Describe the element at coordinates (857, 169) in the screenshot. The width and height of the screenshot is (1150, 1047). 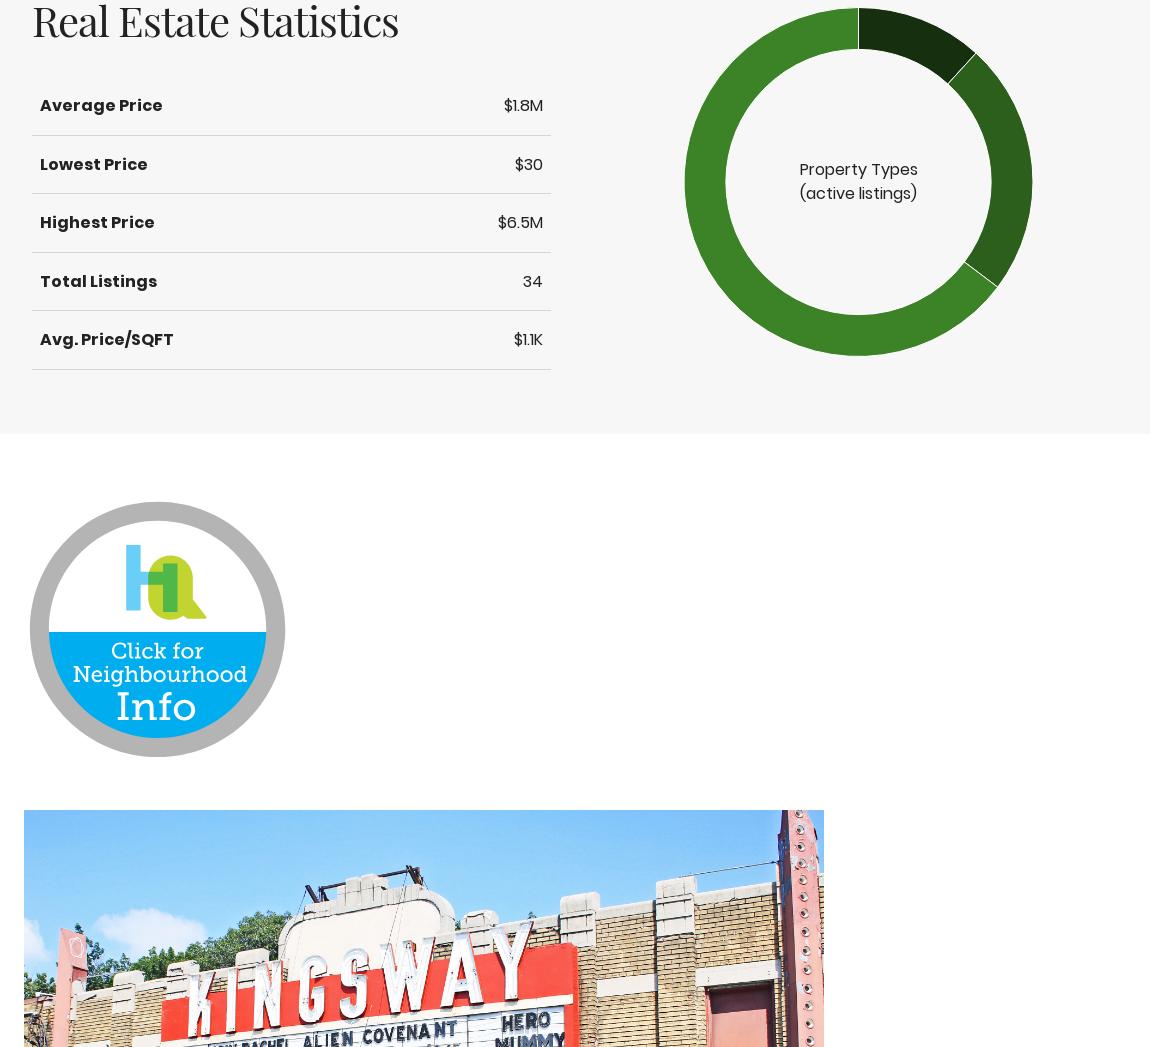
I see `'Property Types'` at that location.